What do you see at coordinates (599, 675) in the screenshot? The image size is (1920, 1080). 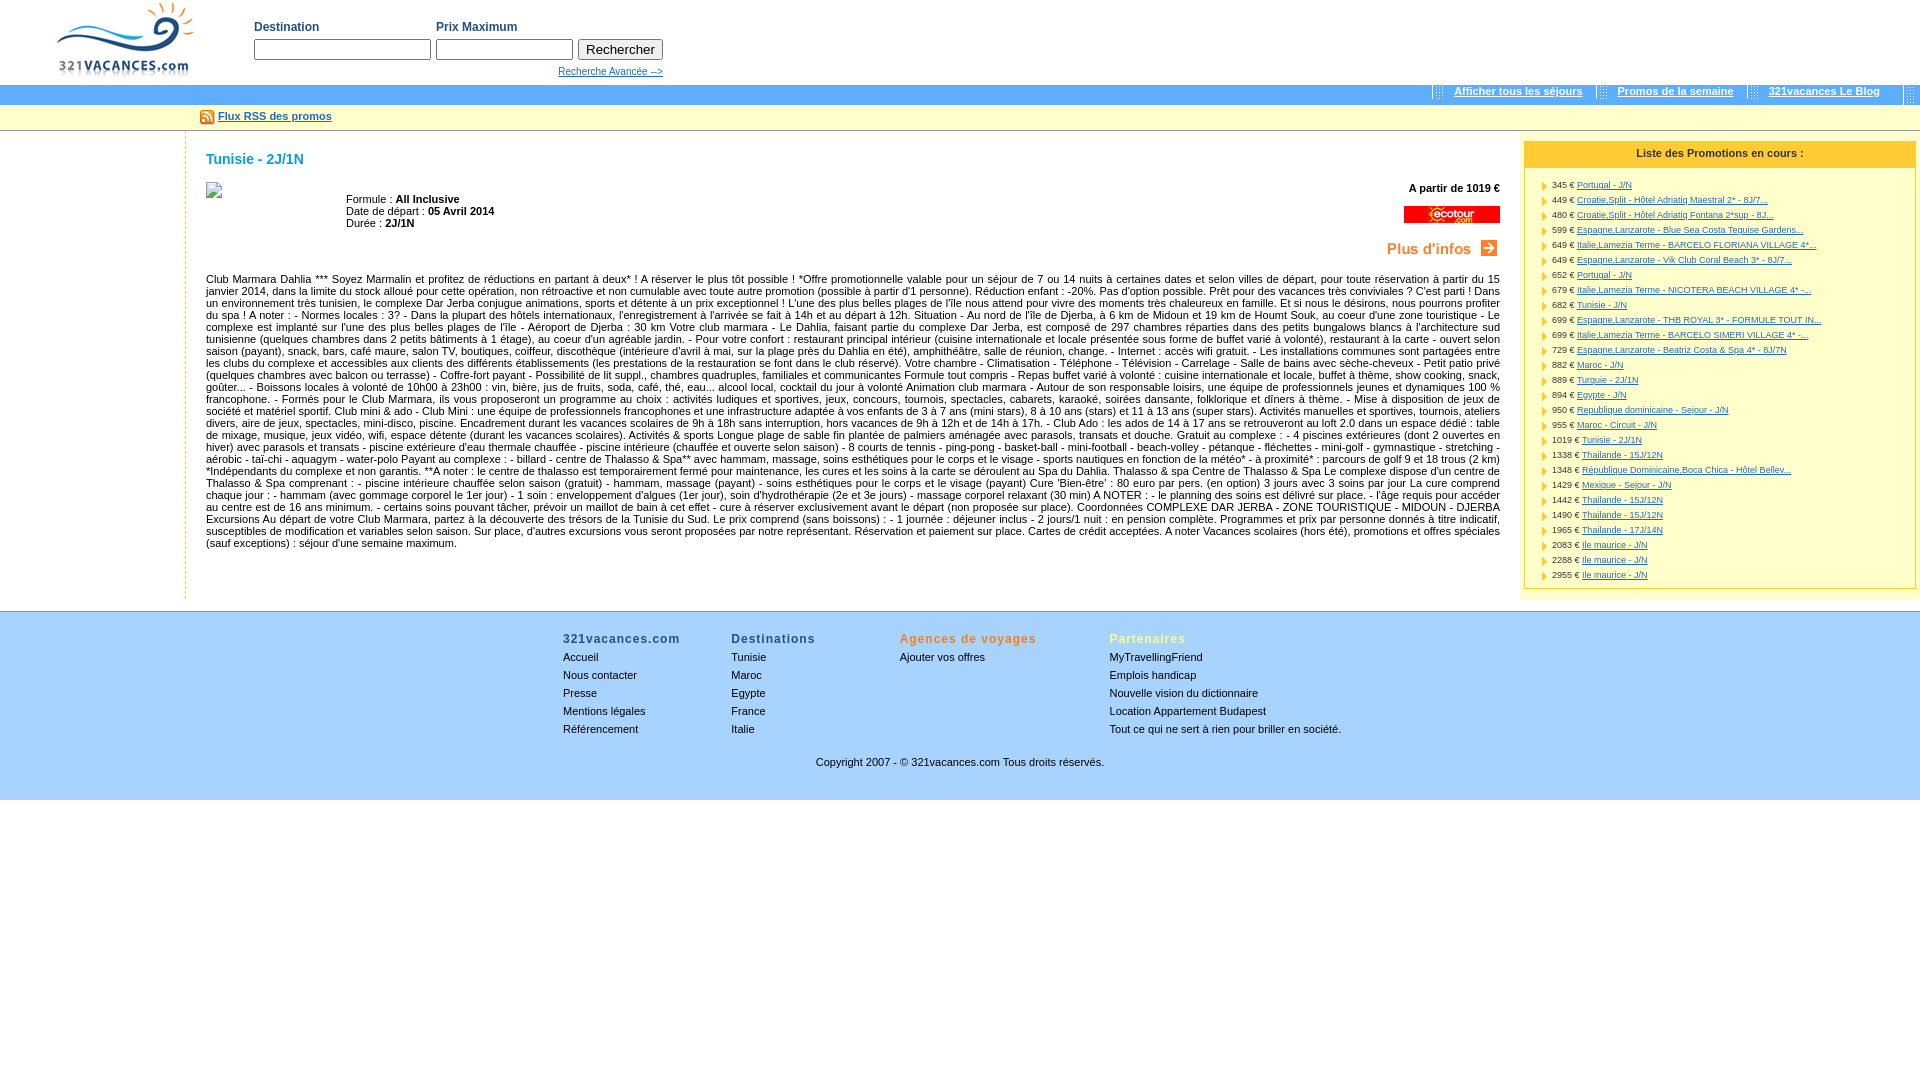 I see `'Nous contacter'` at bounding box center [599, 675].